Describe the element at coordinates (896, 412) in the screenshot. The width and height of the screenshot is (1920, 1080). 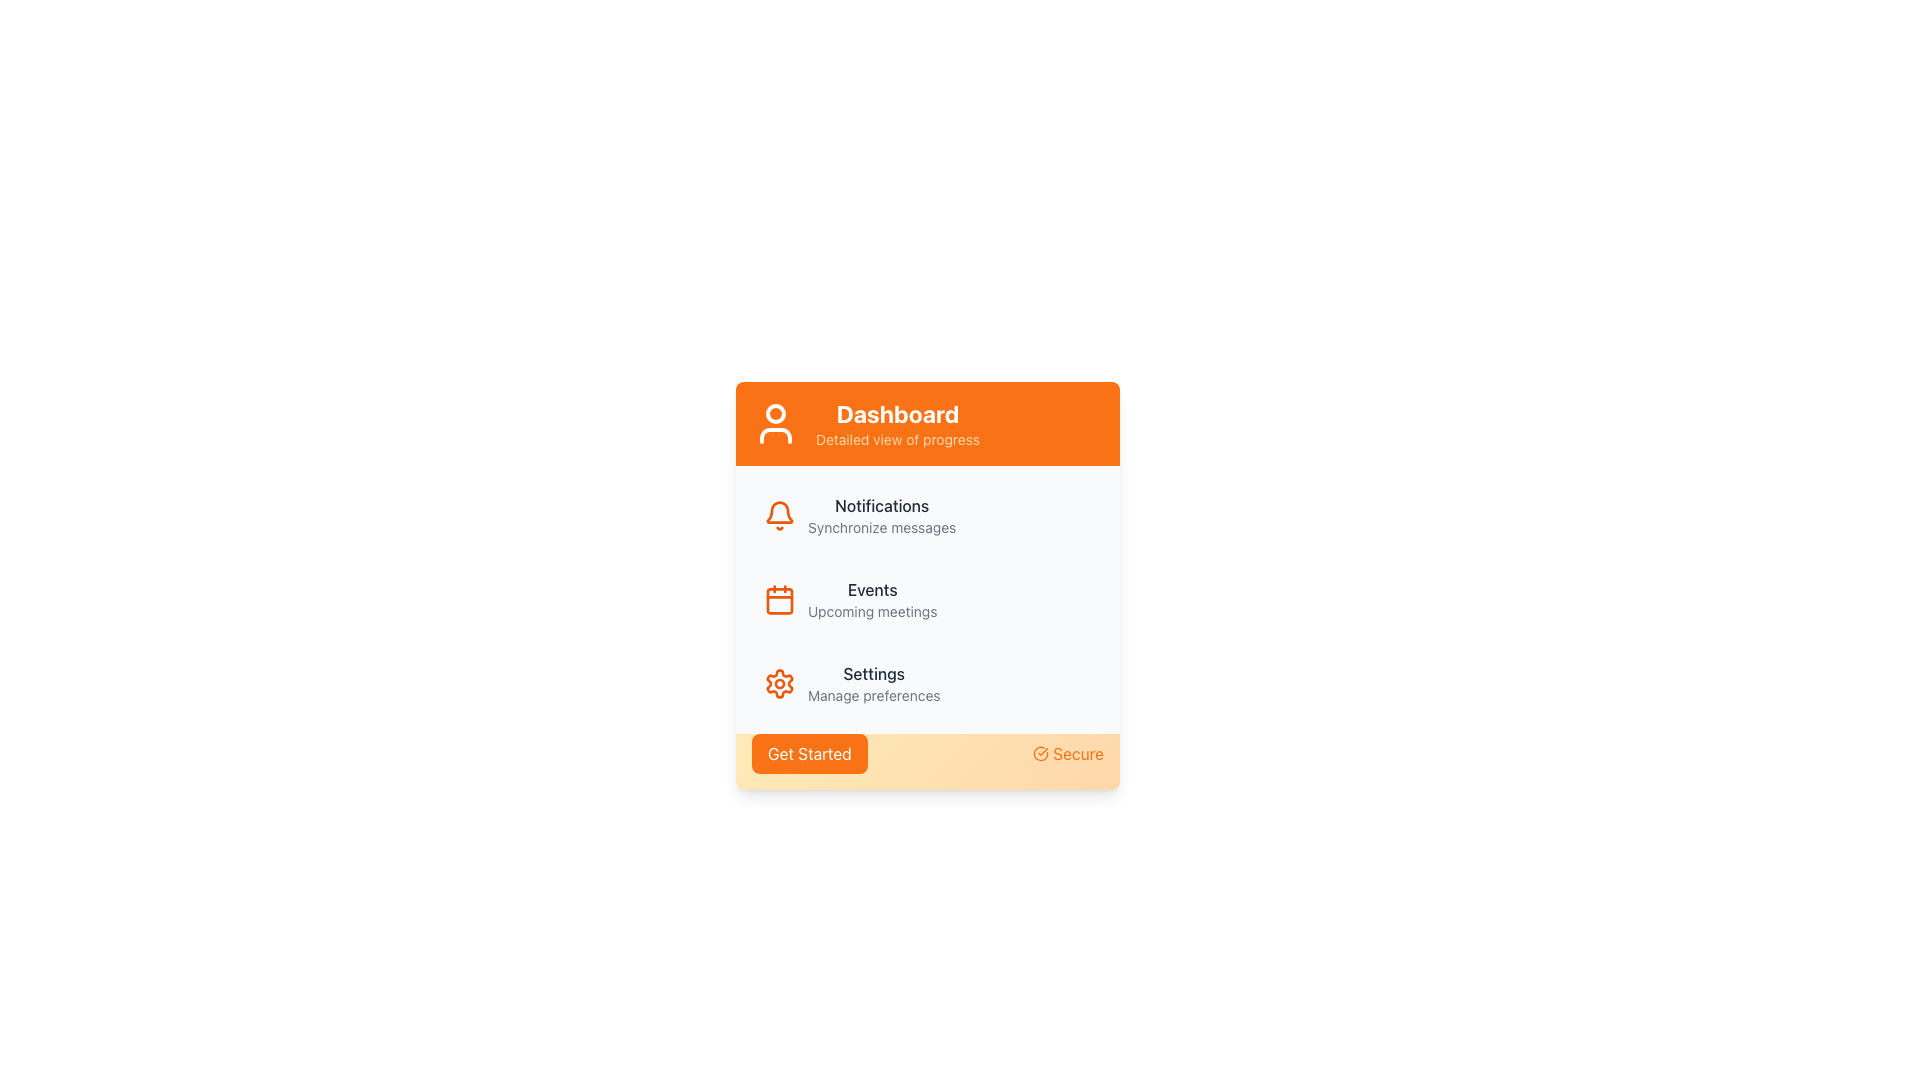
I see `the Text Label that serves as the title for the dashboard card, located at the top-center section of the dashboard component` at that location.